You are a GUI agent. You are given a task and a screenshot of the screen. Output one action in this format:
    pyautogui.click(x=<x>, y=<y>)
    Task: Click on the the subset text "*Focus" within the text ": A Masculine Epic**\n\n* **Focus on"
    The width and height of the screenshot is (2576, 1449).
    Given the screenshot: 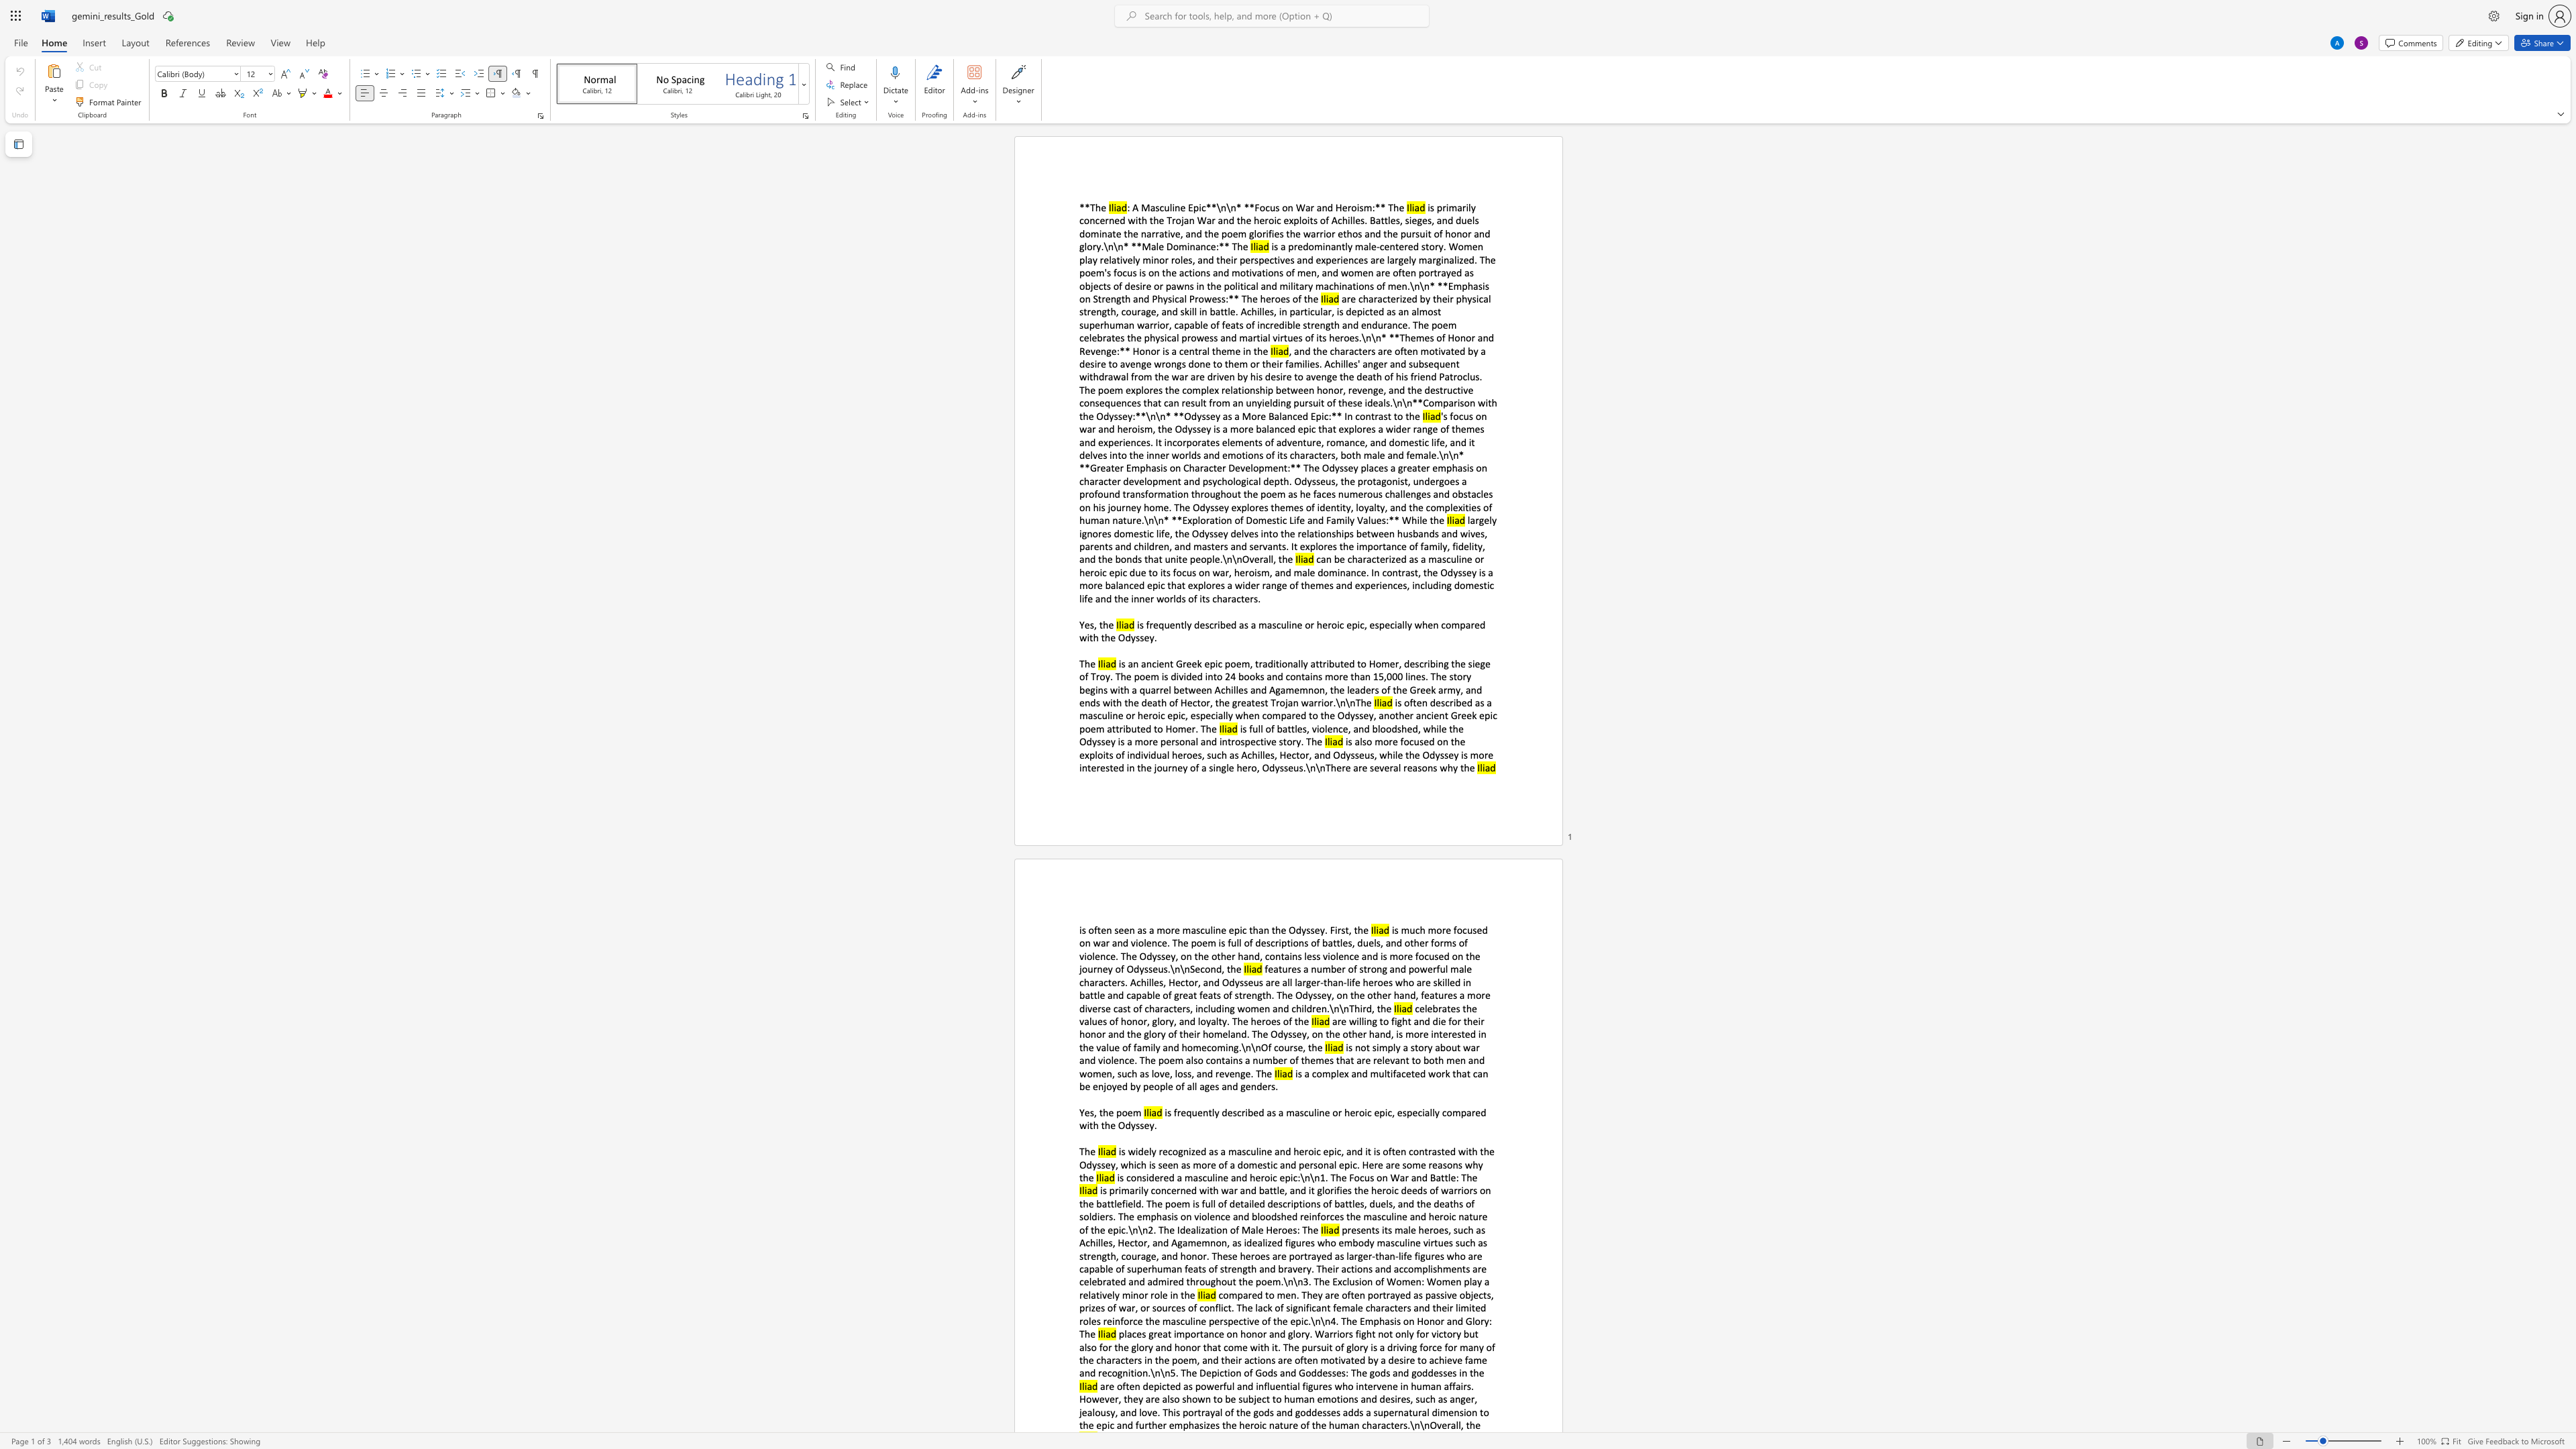 What is the action you would take?
    pyautogui.click(x=1248, y=207)
    